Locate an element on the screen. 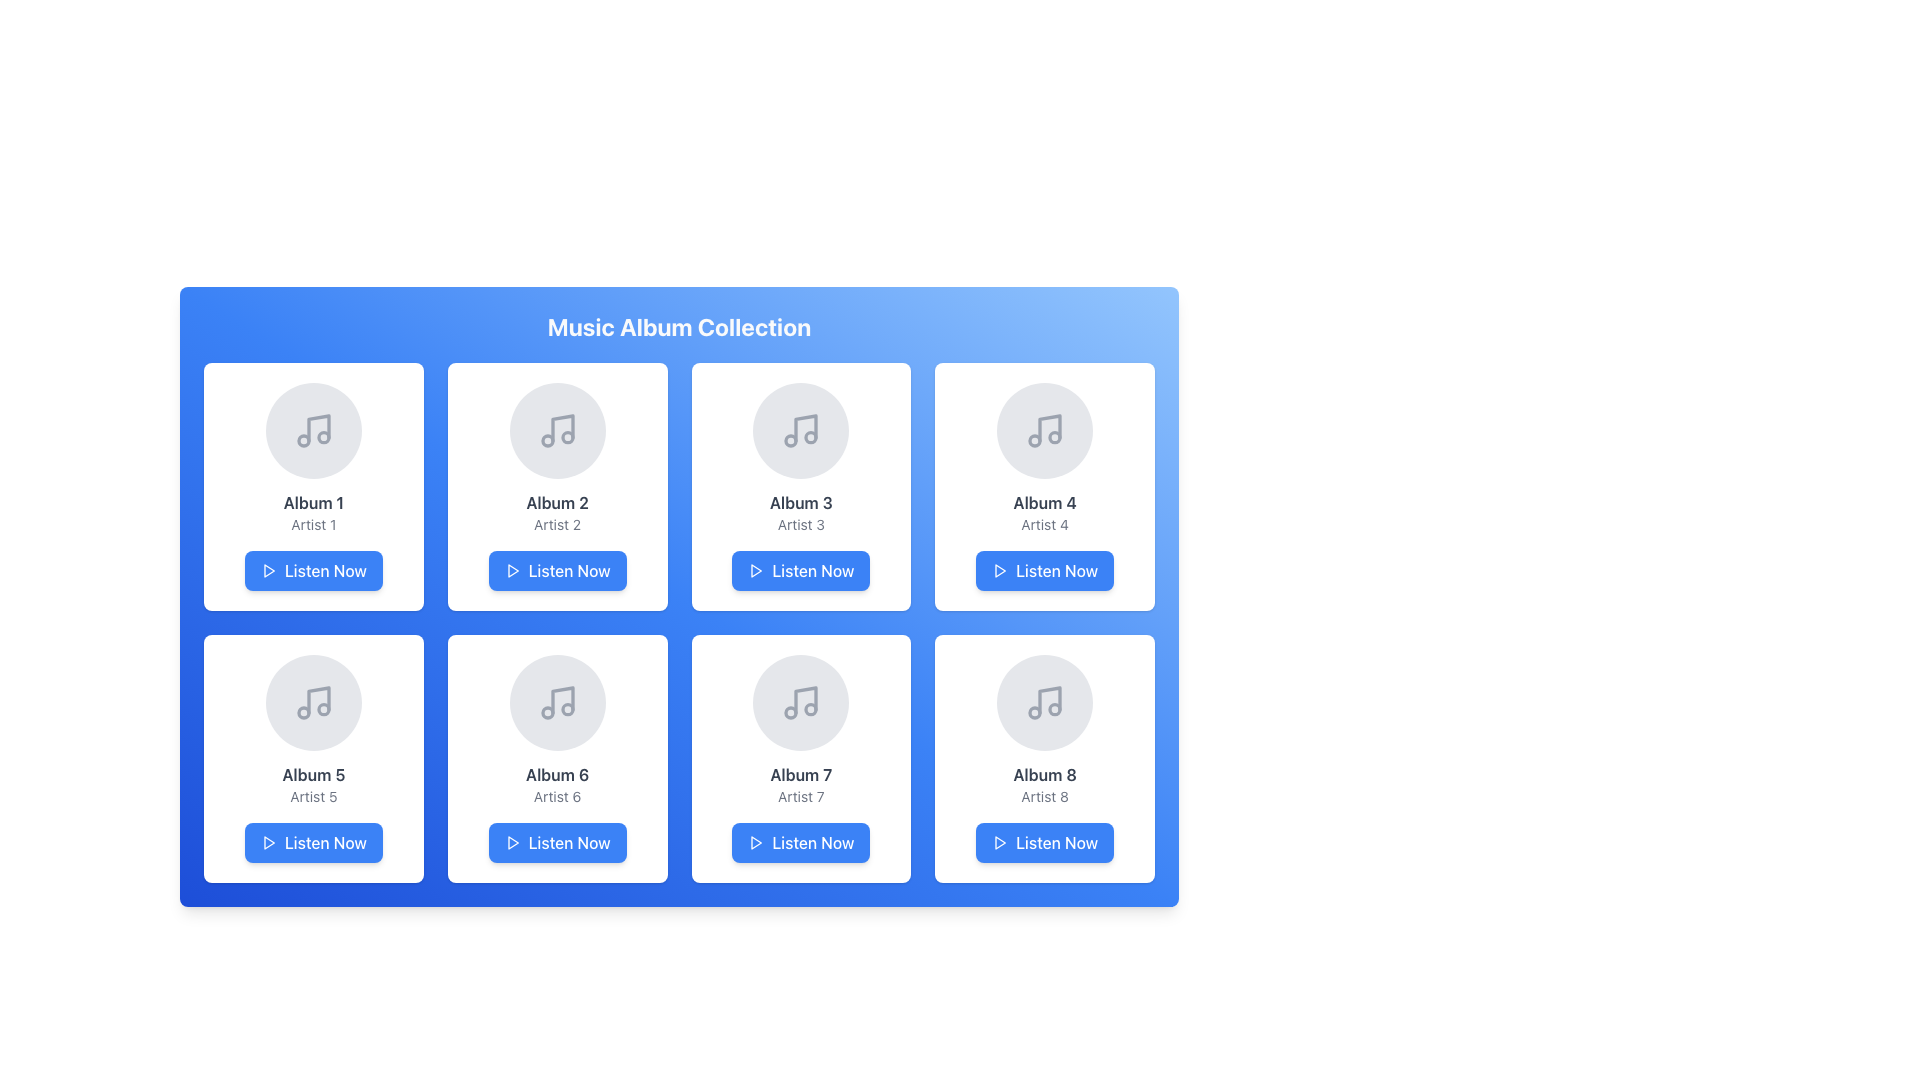 This screenshot has height=1080, width=1920. text displayed in the non-interactive label showing the artist's name located below 'Album 7' and above the 'Listen Now' button is located at coordinates (801, 796).